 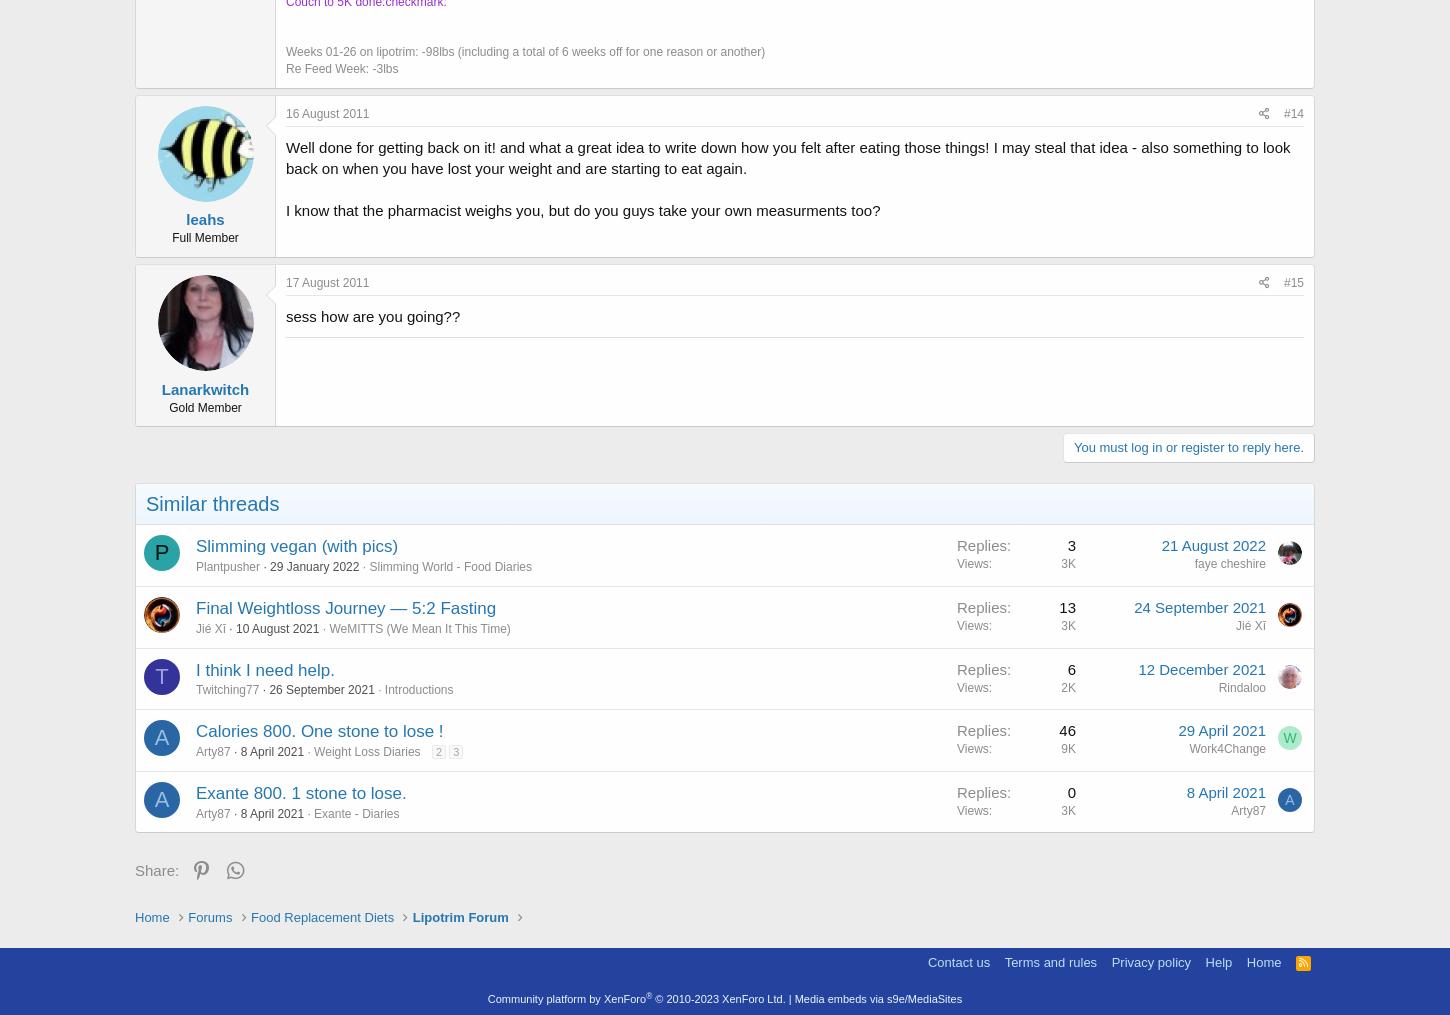 I want to click on 'Plantpusher', so click(x=226, y=566).